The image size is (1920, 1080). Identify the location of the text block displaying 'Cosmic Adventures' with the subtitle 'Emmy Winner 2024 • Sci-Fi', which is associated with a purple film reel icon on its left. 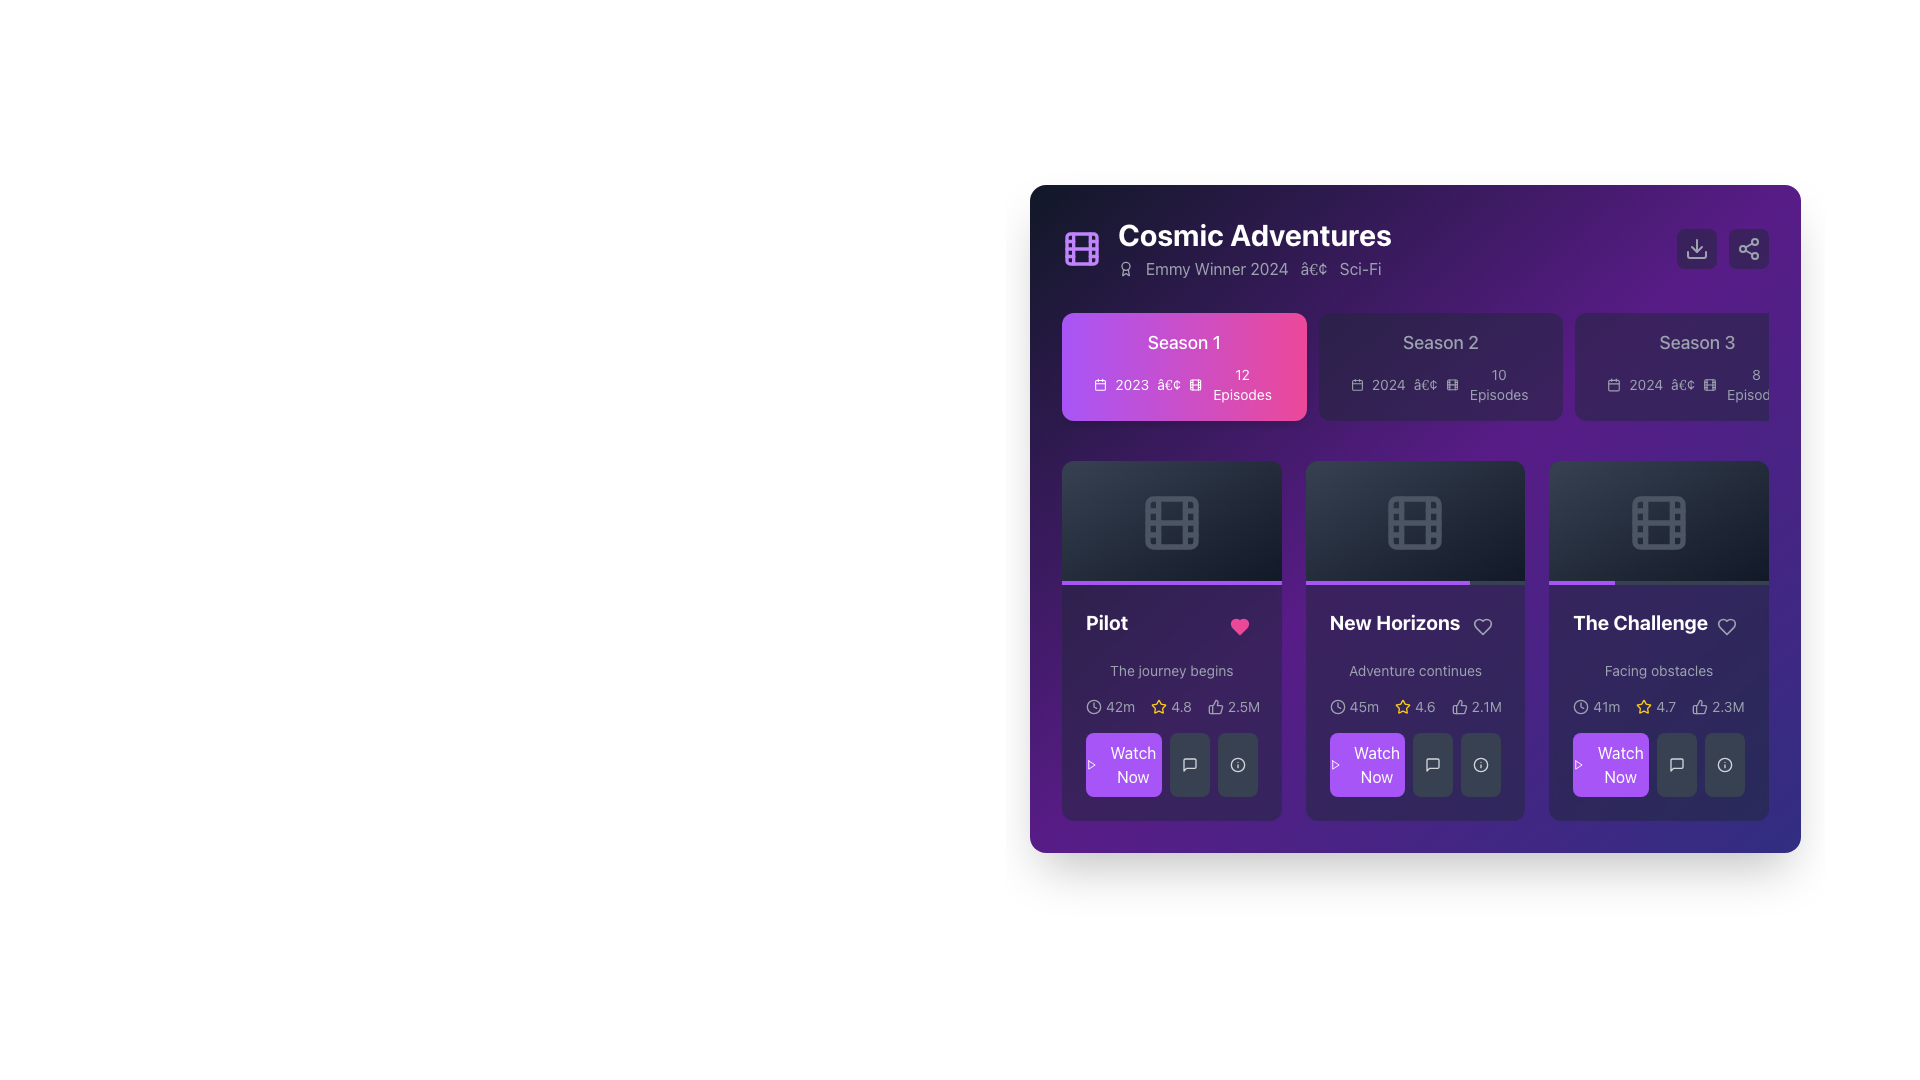
(1225, 248).